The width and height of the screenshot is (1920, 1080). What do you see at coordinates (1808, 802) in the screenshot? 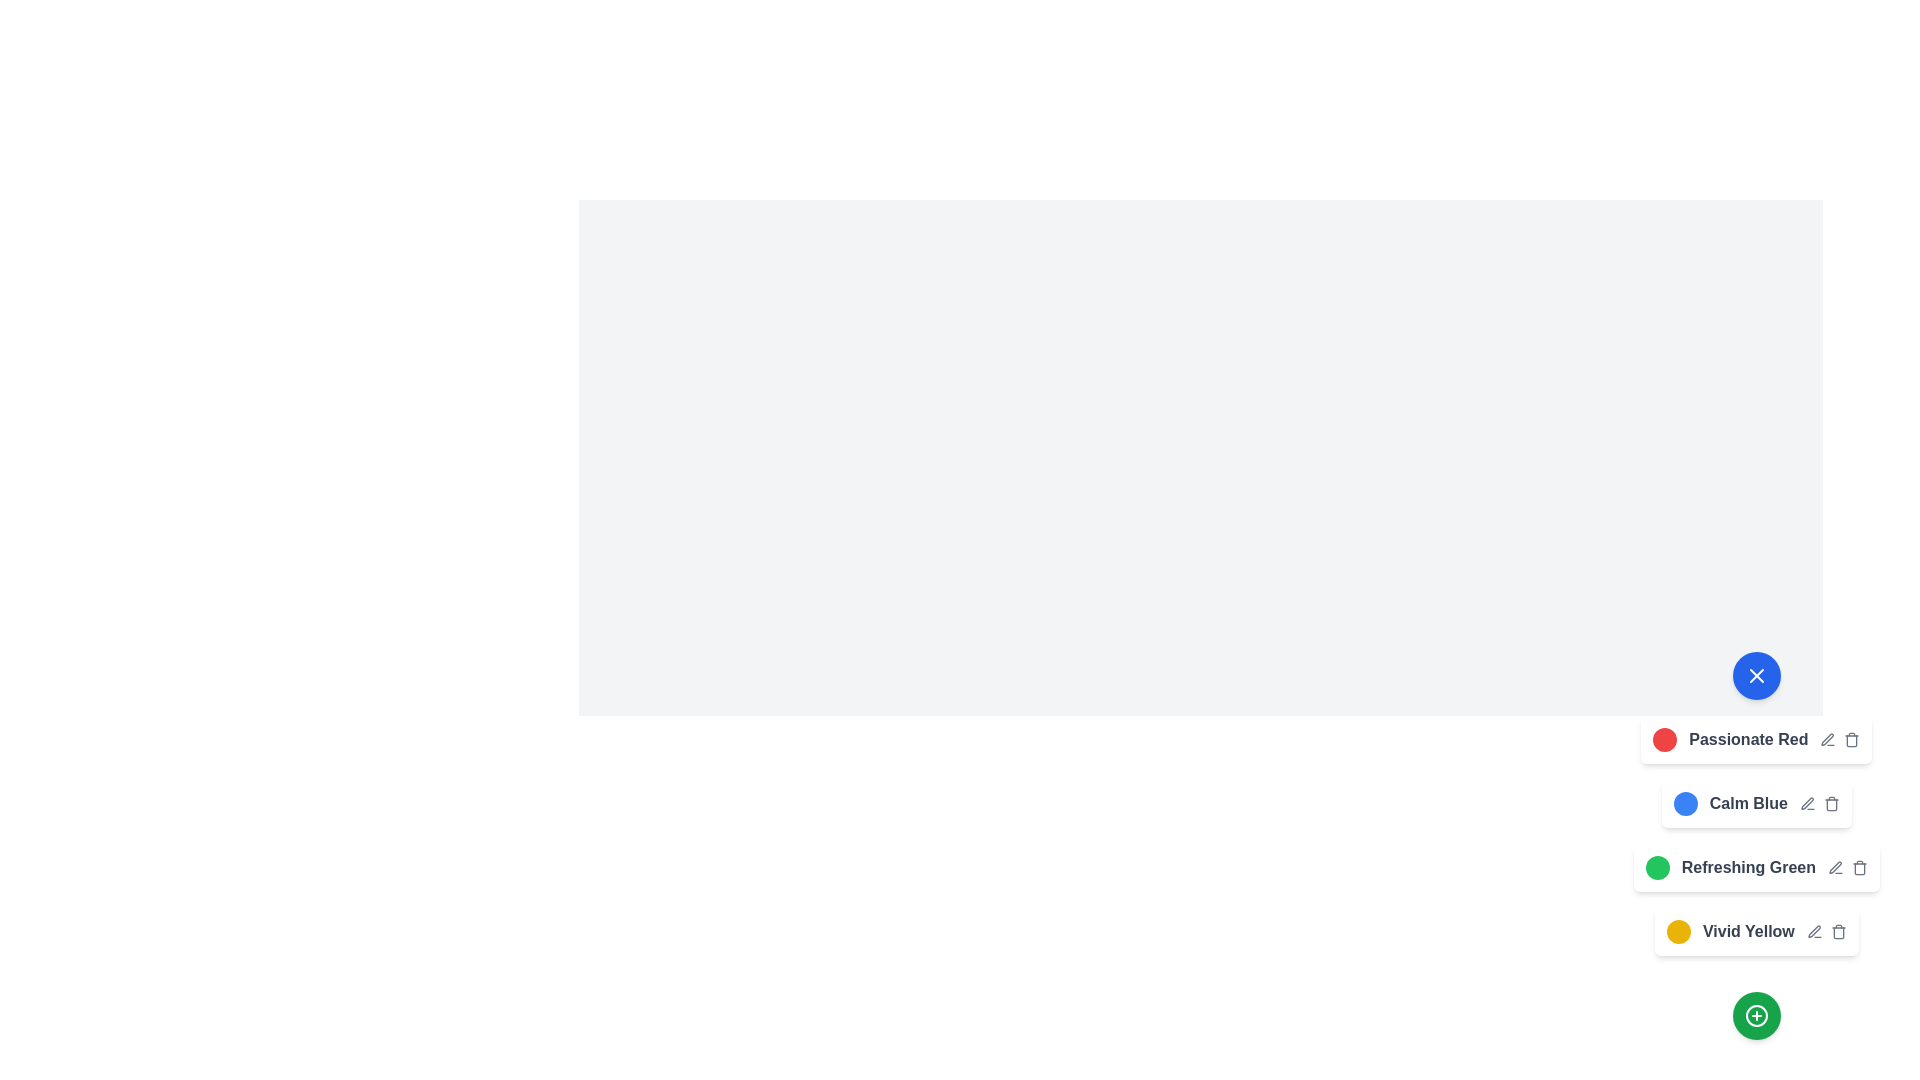
I see `edit button next to the color theme named Calm Blue` at bounding box center [1808, 802].